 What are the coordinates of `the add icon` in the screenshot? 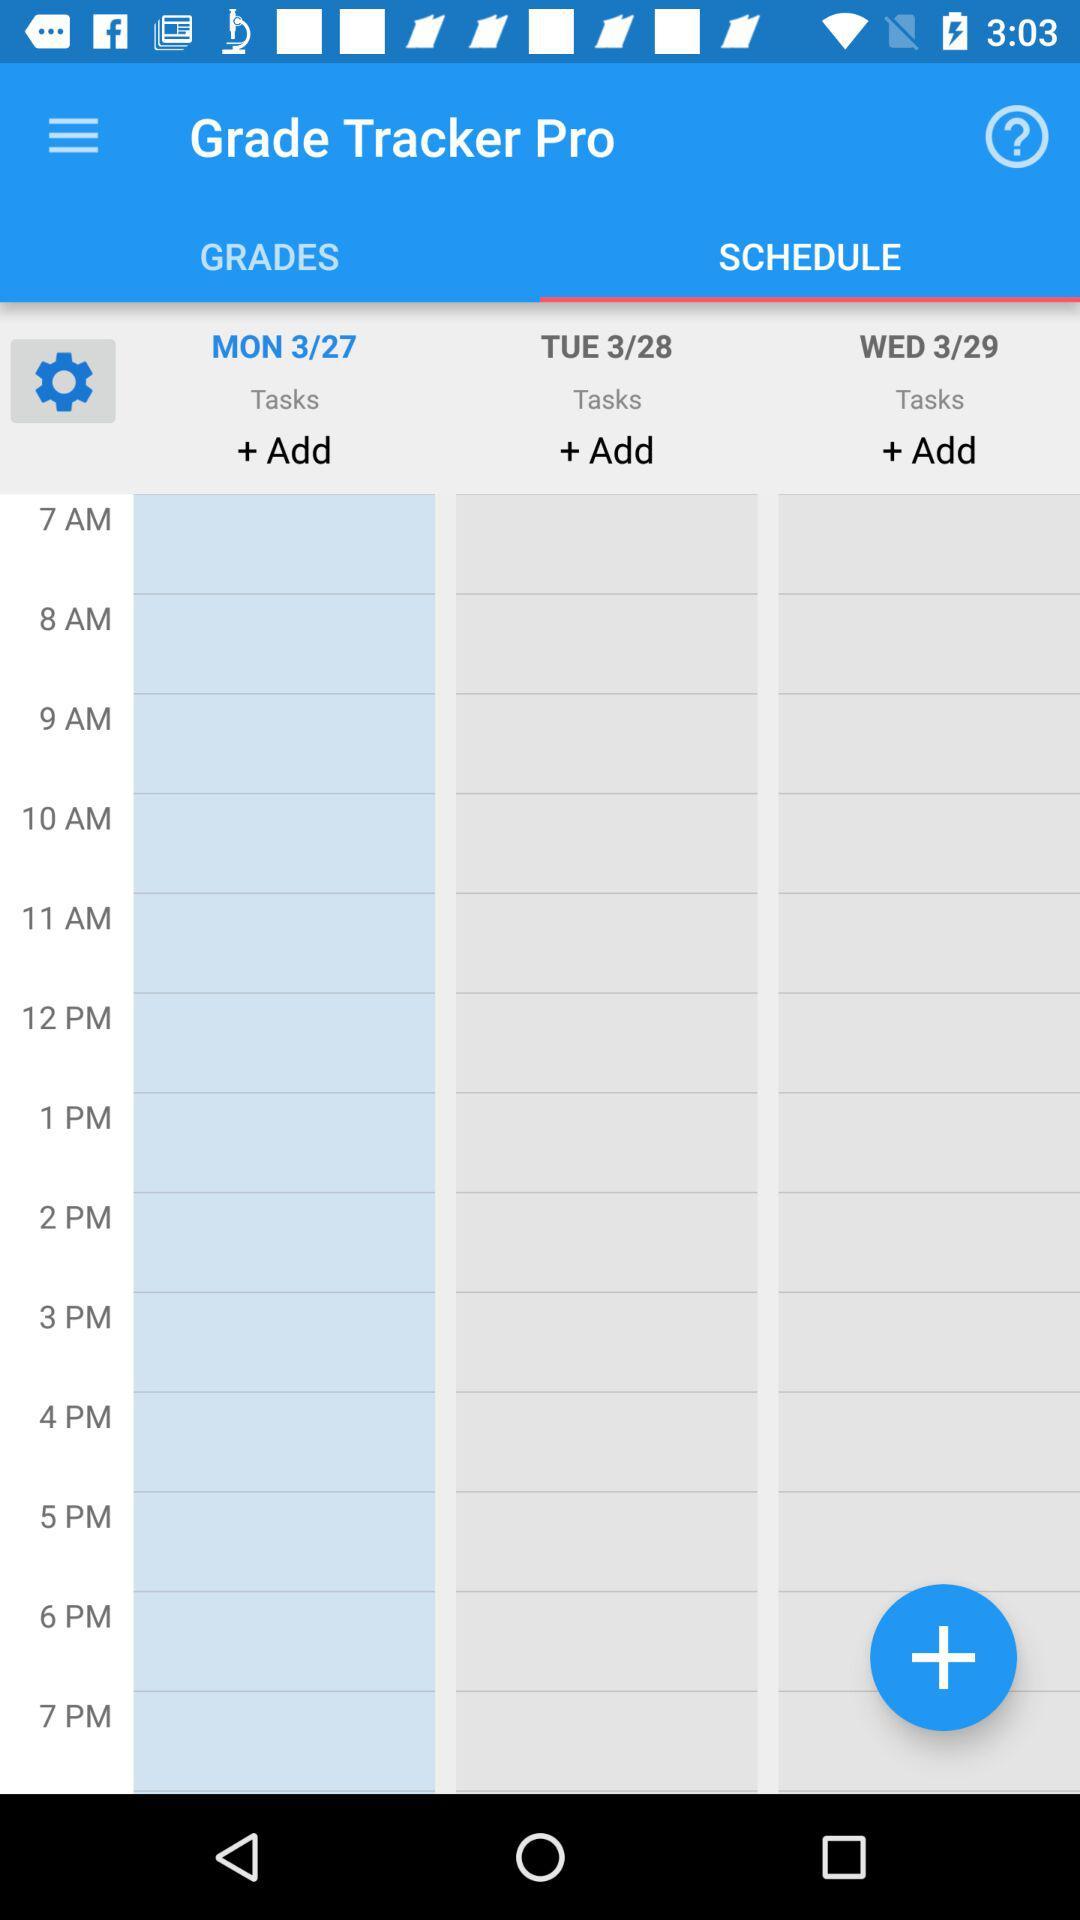 It's located at (943, 1657).